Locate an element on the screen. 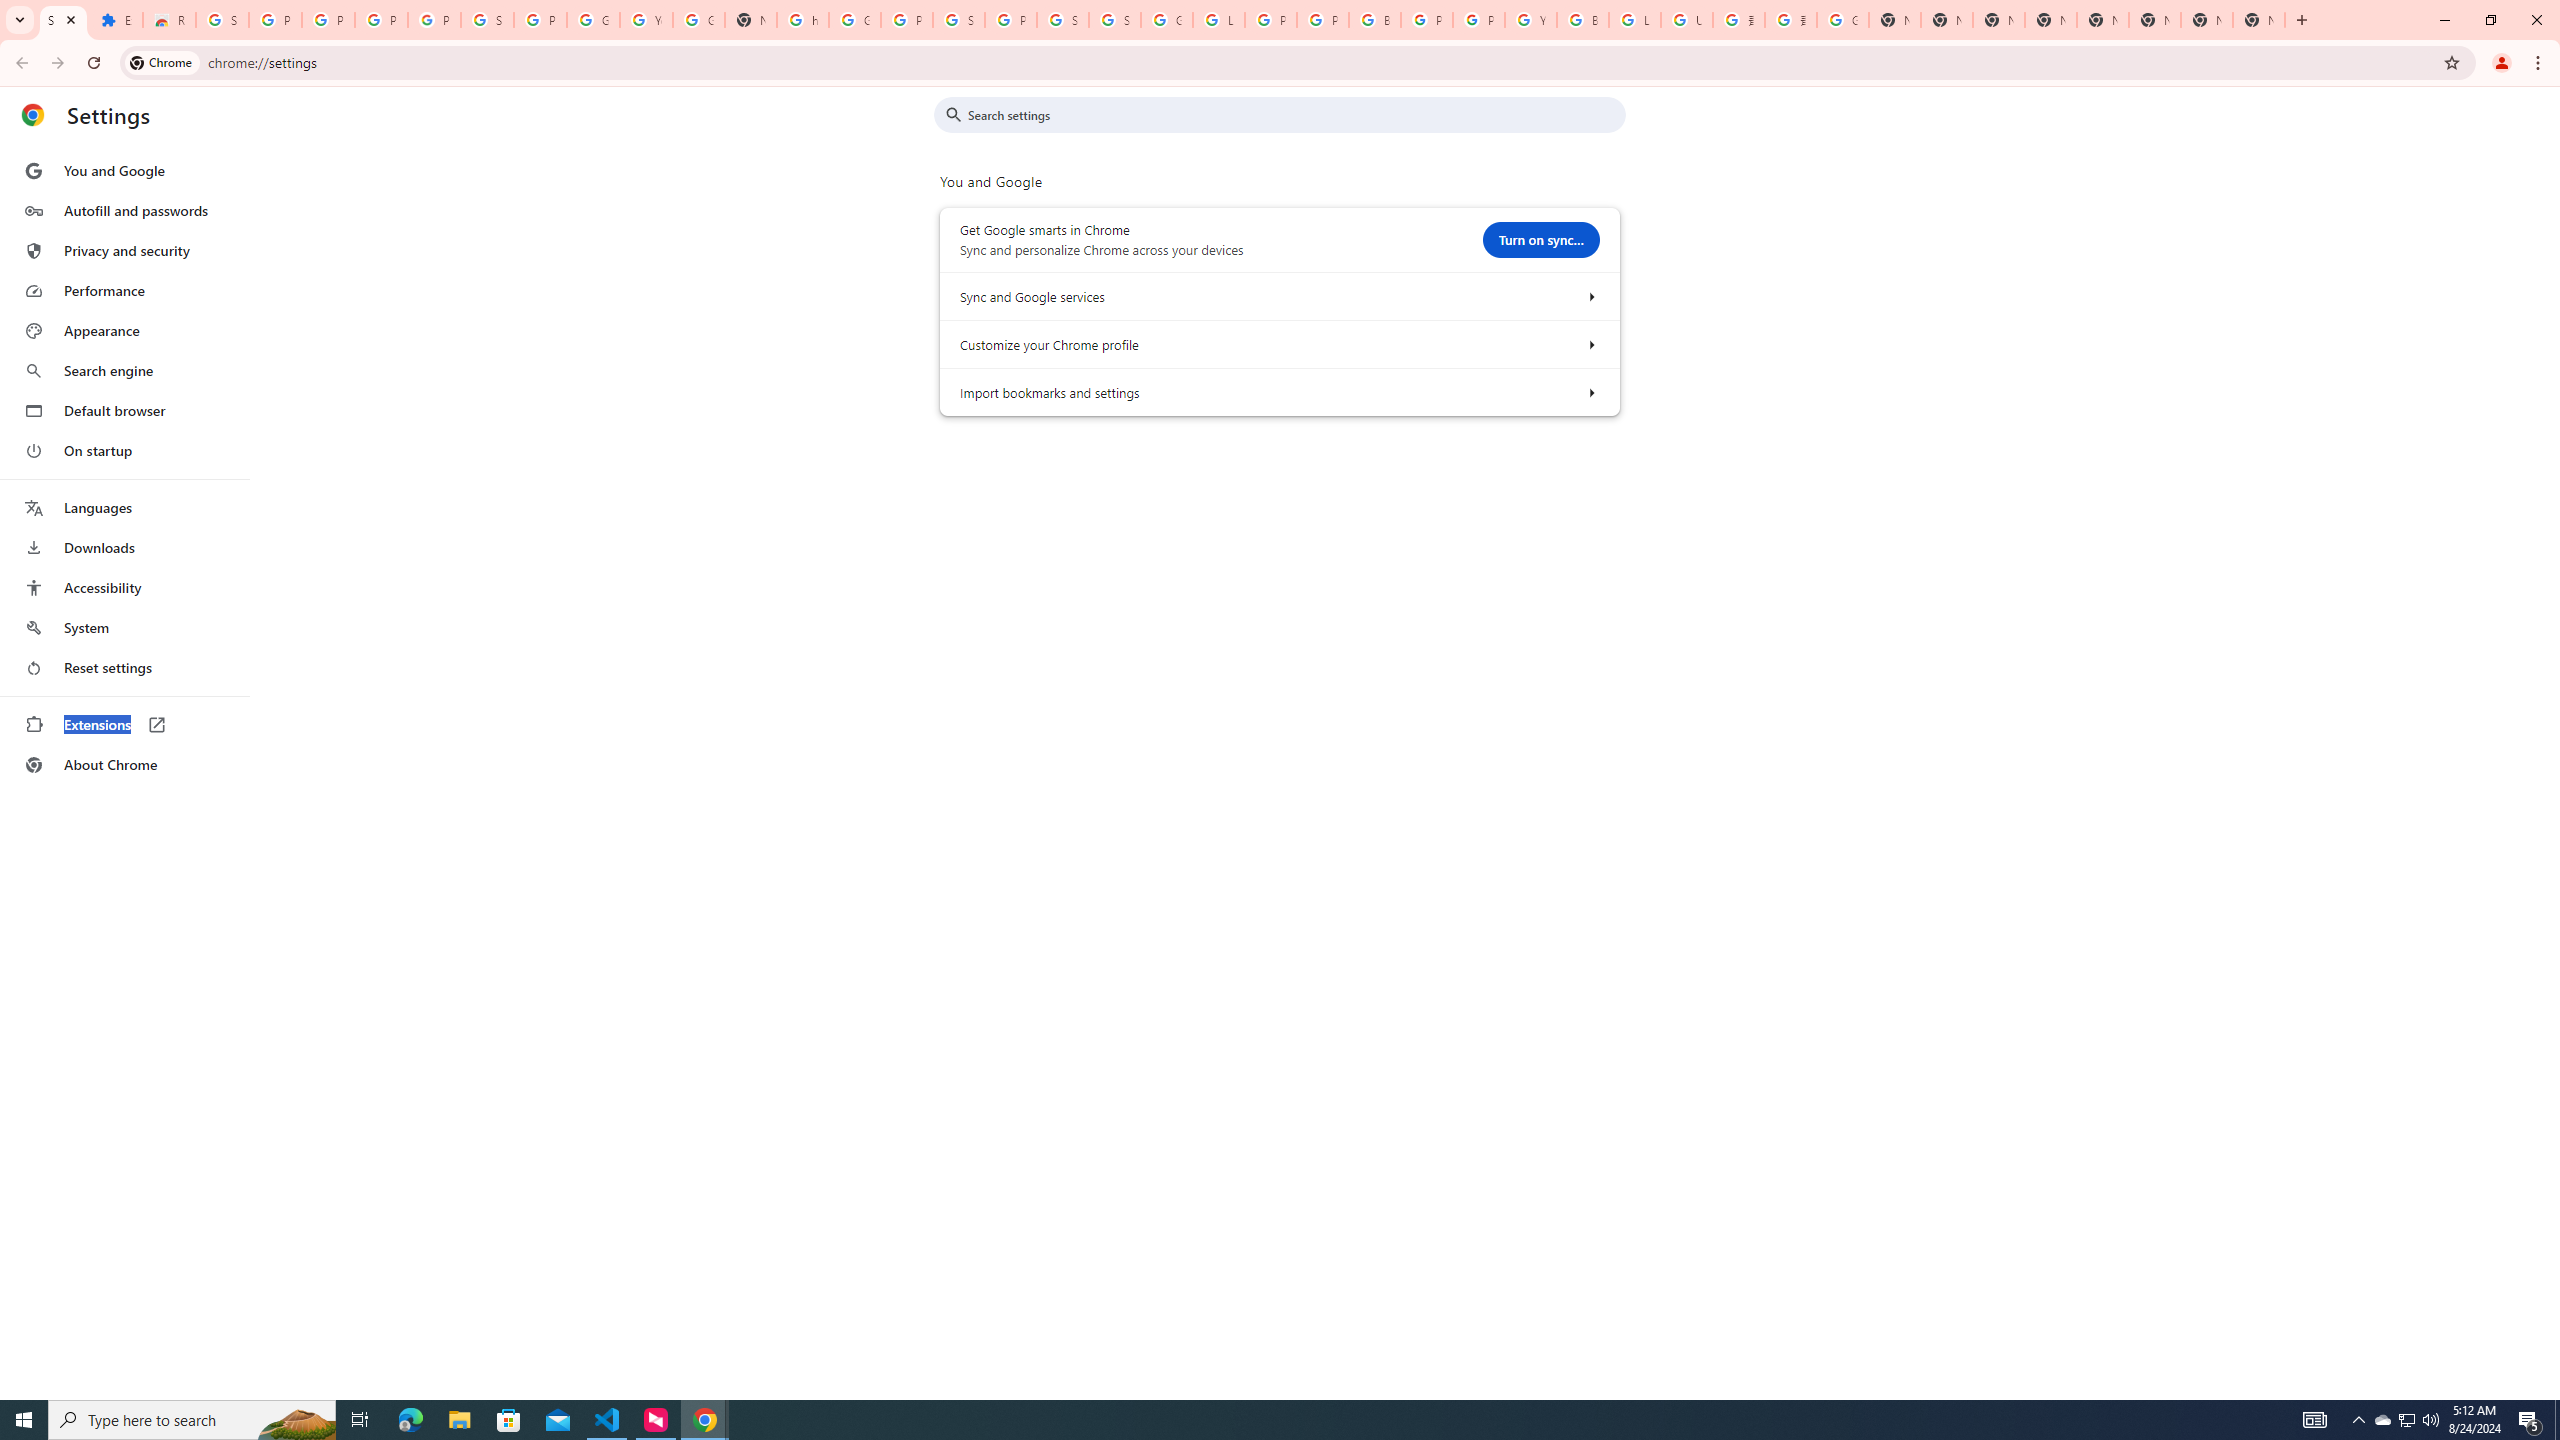 The width and height of the screenshot is (2560, 1440). 'Default browser' is located at coordinates (123, 410).